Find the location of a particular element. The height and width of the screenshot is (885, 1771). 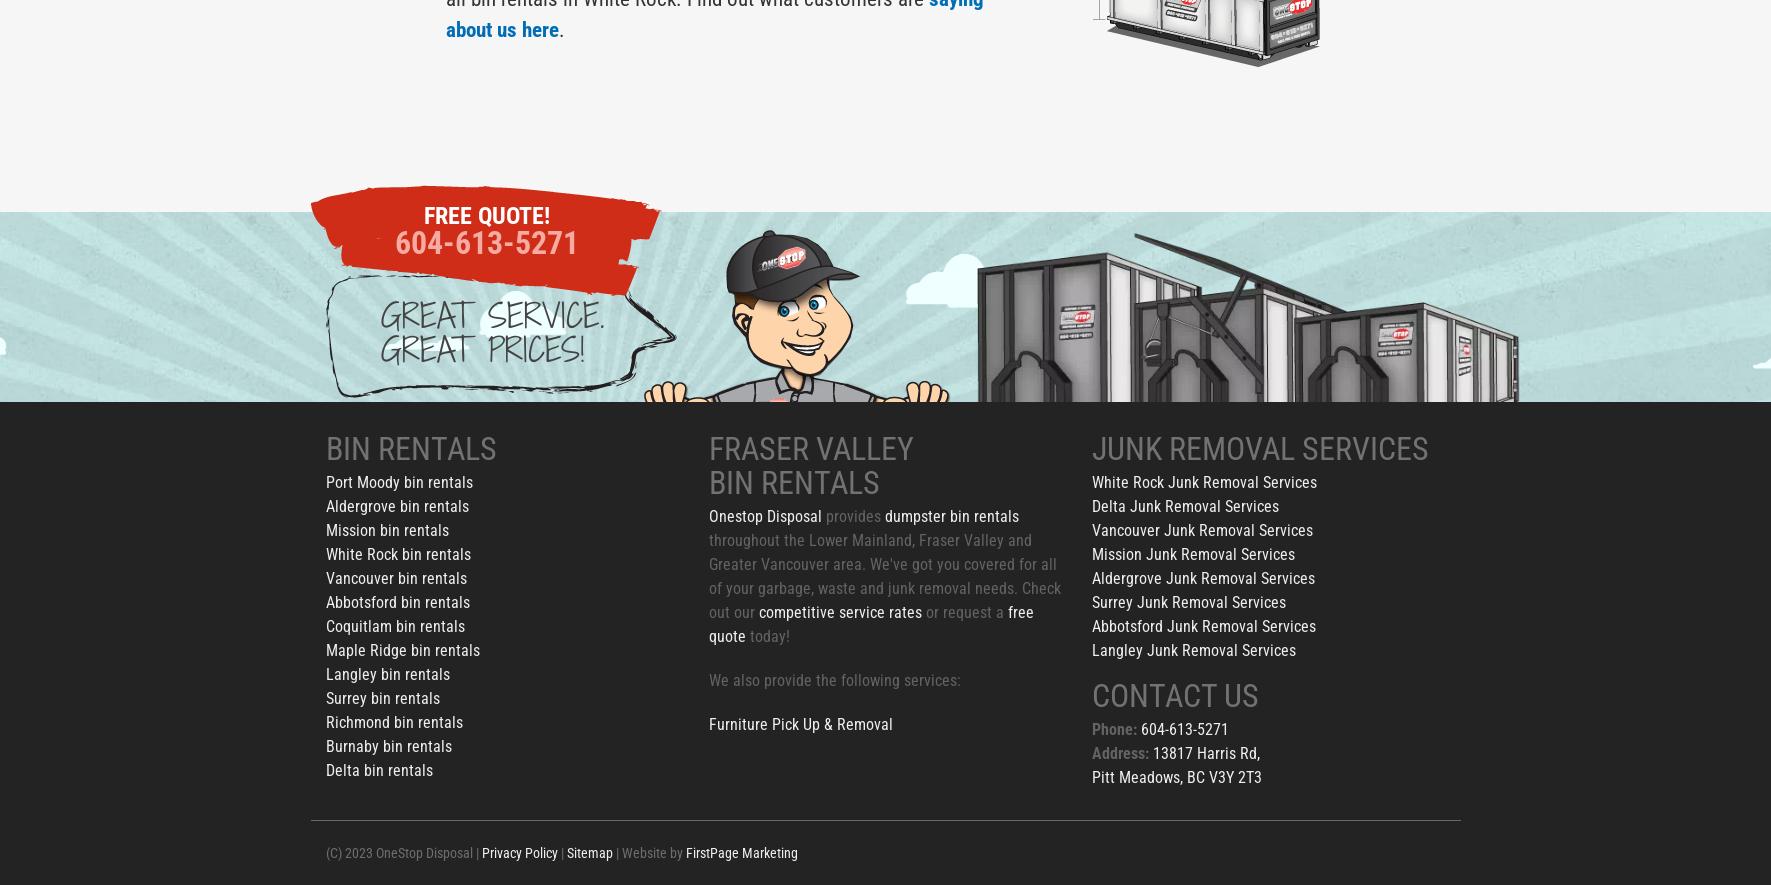

'Burnaby bin rentals' is located at coordinates (388, 746).